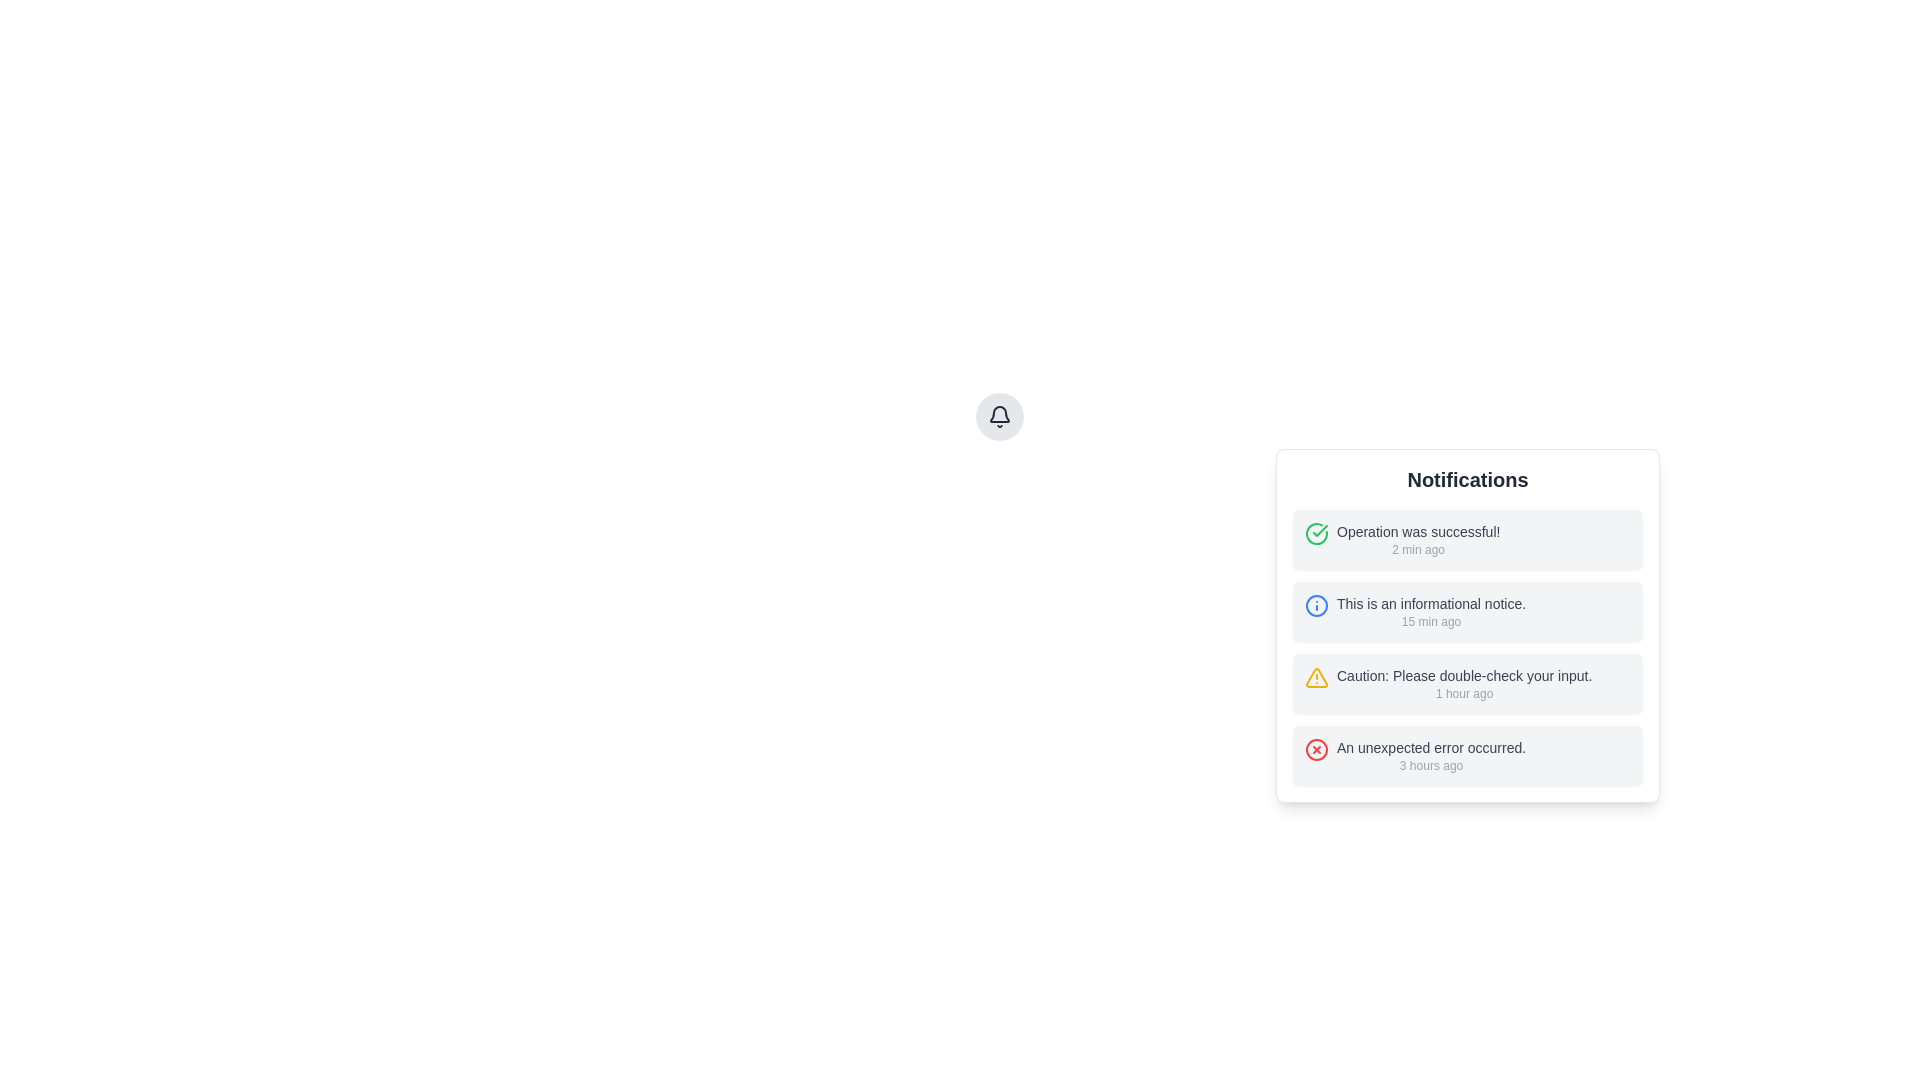  I want to click on the static text label indicating successful operation completion, located in the Notifications section, above the timestamp '2 min ago' and below the checkmark icon, so click(1417, 531).